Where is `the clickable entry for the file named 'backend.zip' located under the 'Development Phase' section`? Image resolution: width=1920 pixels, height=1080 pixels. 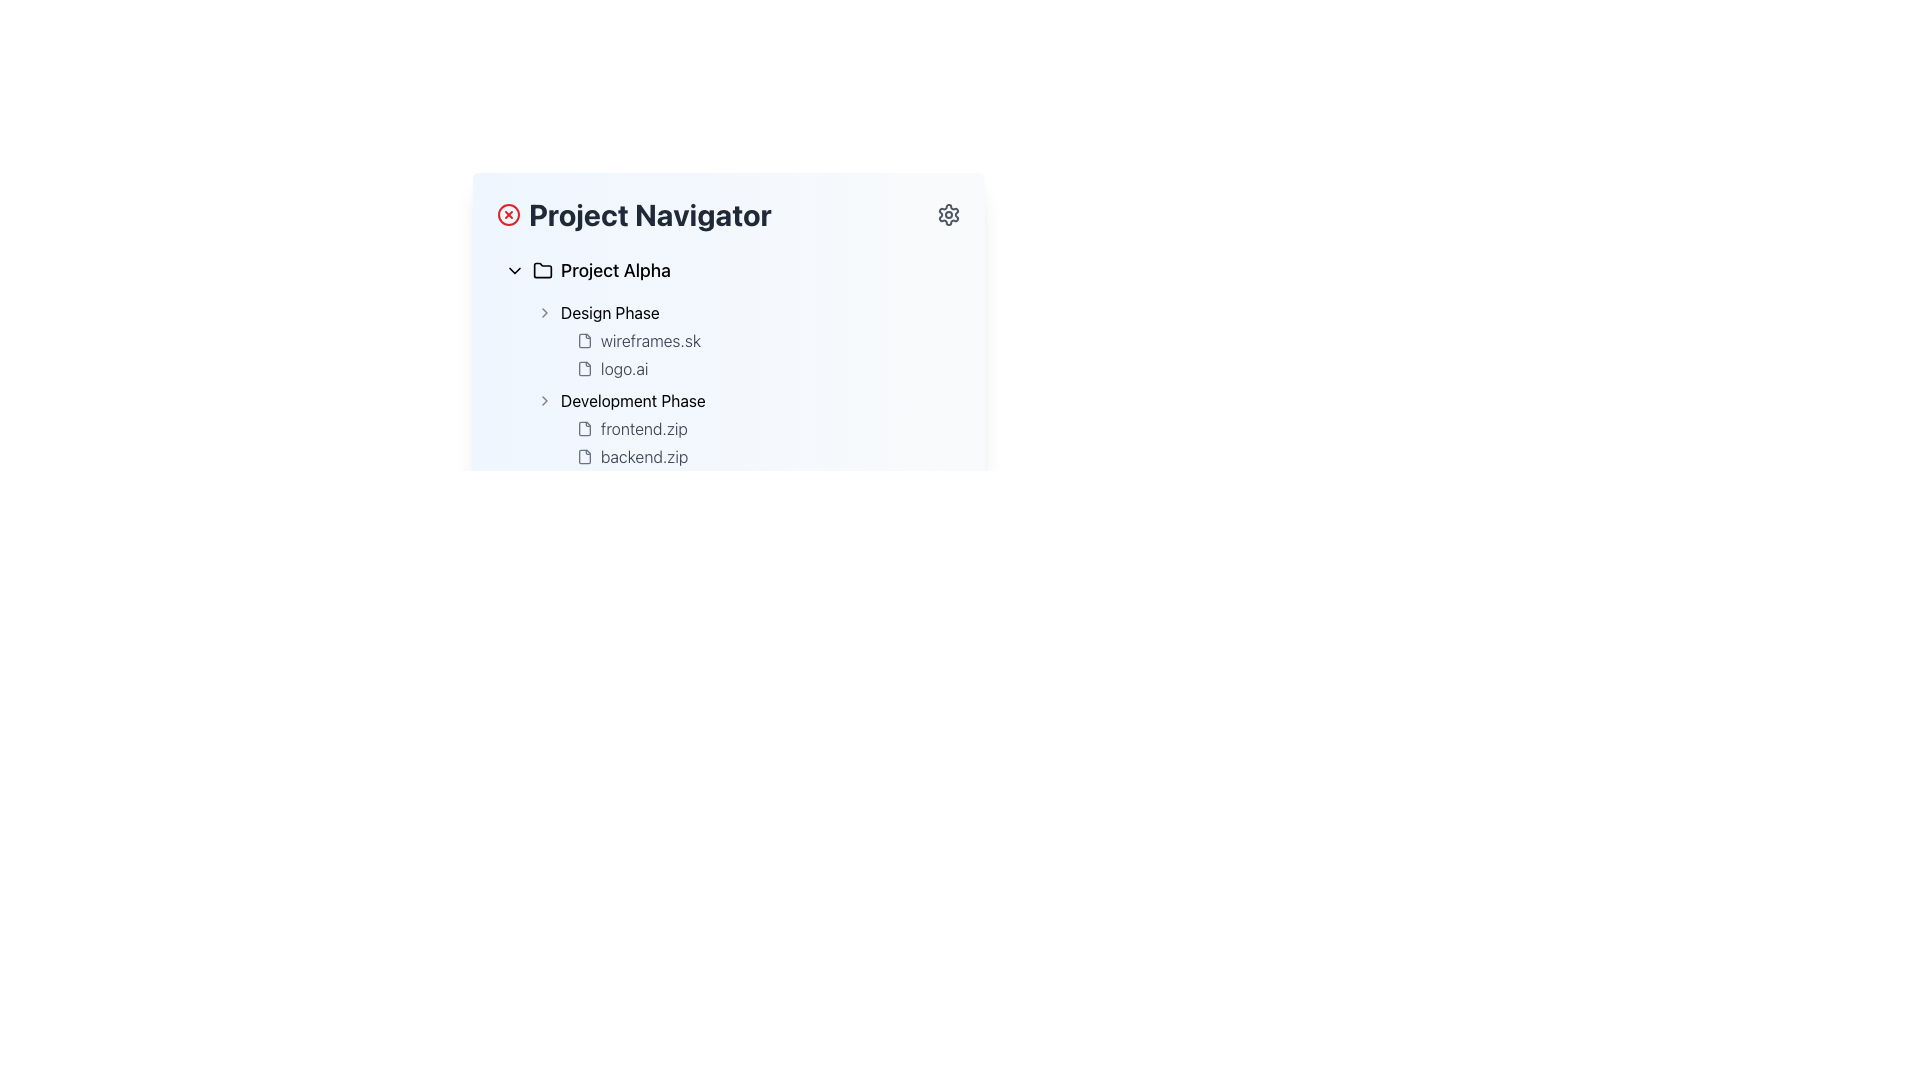 the clickable entry for the file named 'backend.zip' located under the 'Development Phase' section is located at coordinates (763, 456).